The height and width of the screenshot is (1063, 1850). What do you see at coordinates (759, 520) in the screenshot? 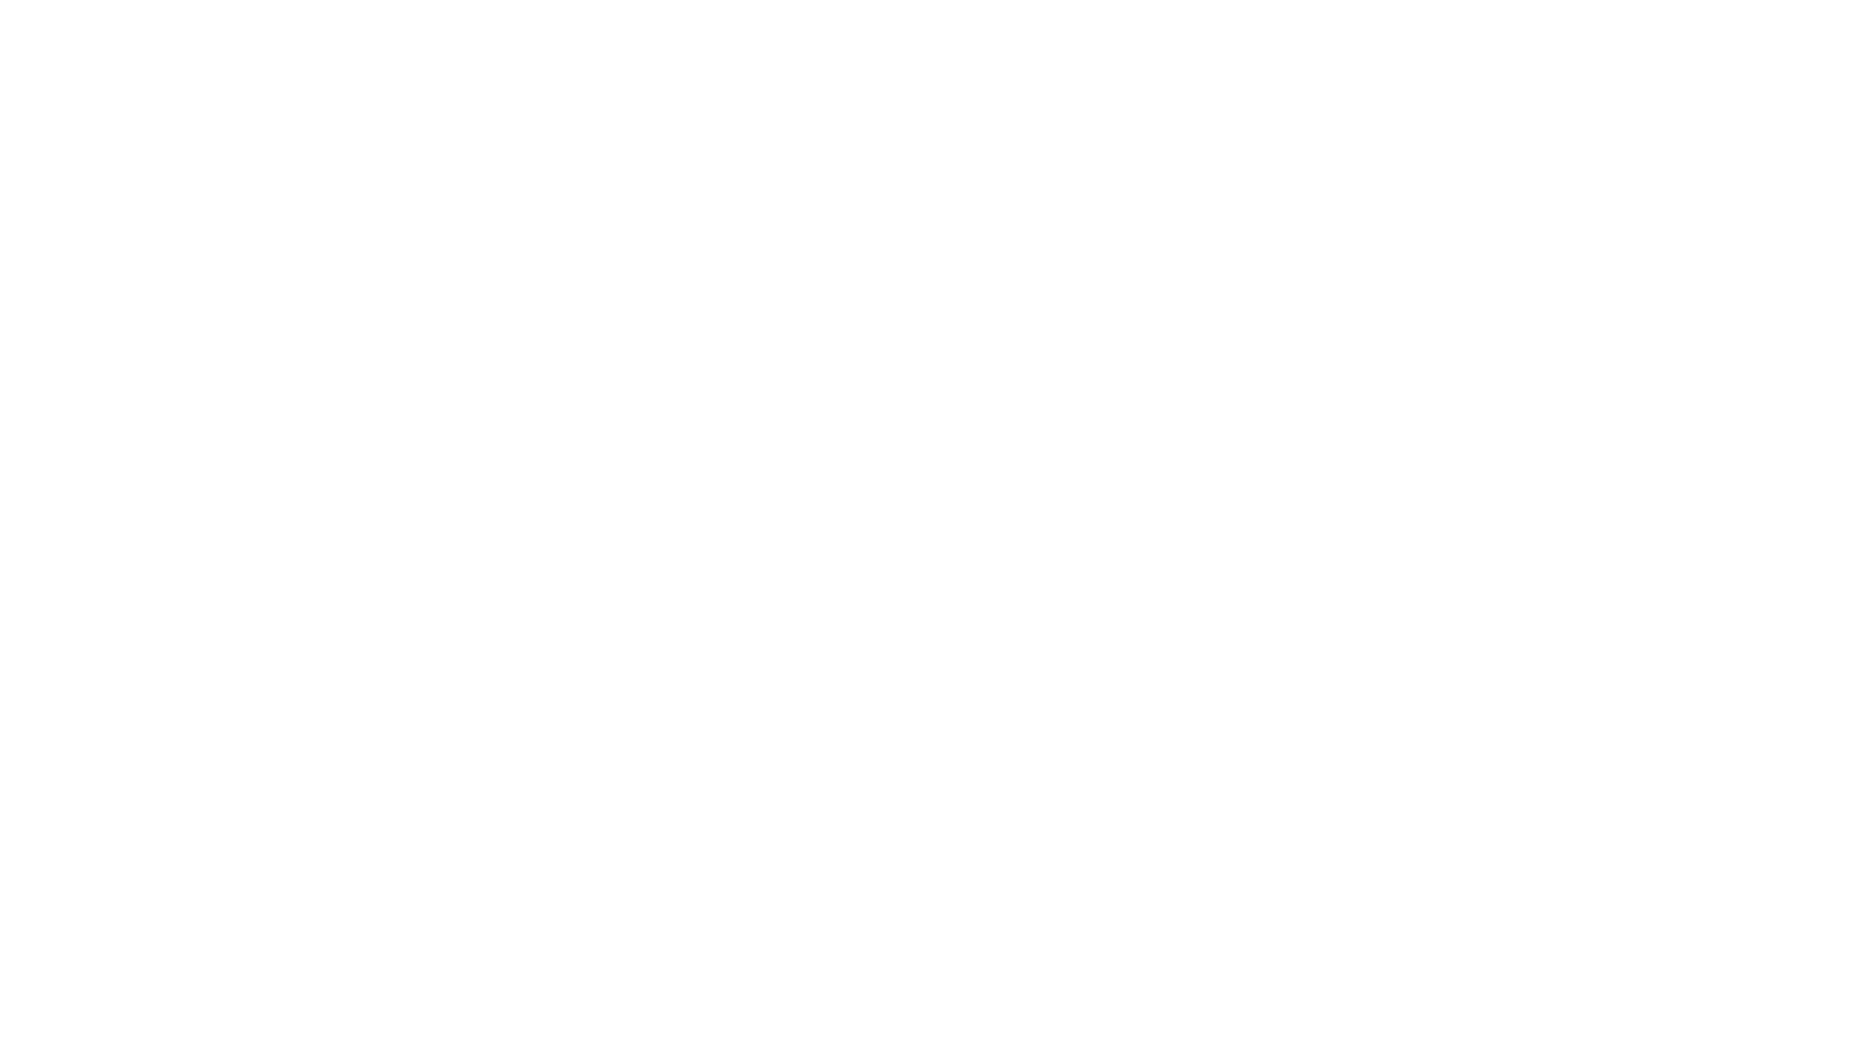
I see `'Jenfab Cleaning Solutions'` at bounding box center [759, 520].